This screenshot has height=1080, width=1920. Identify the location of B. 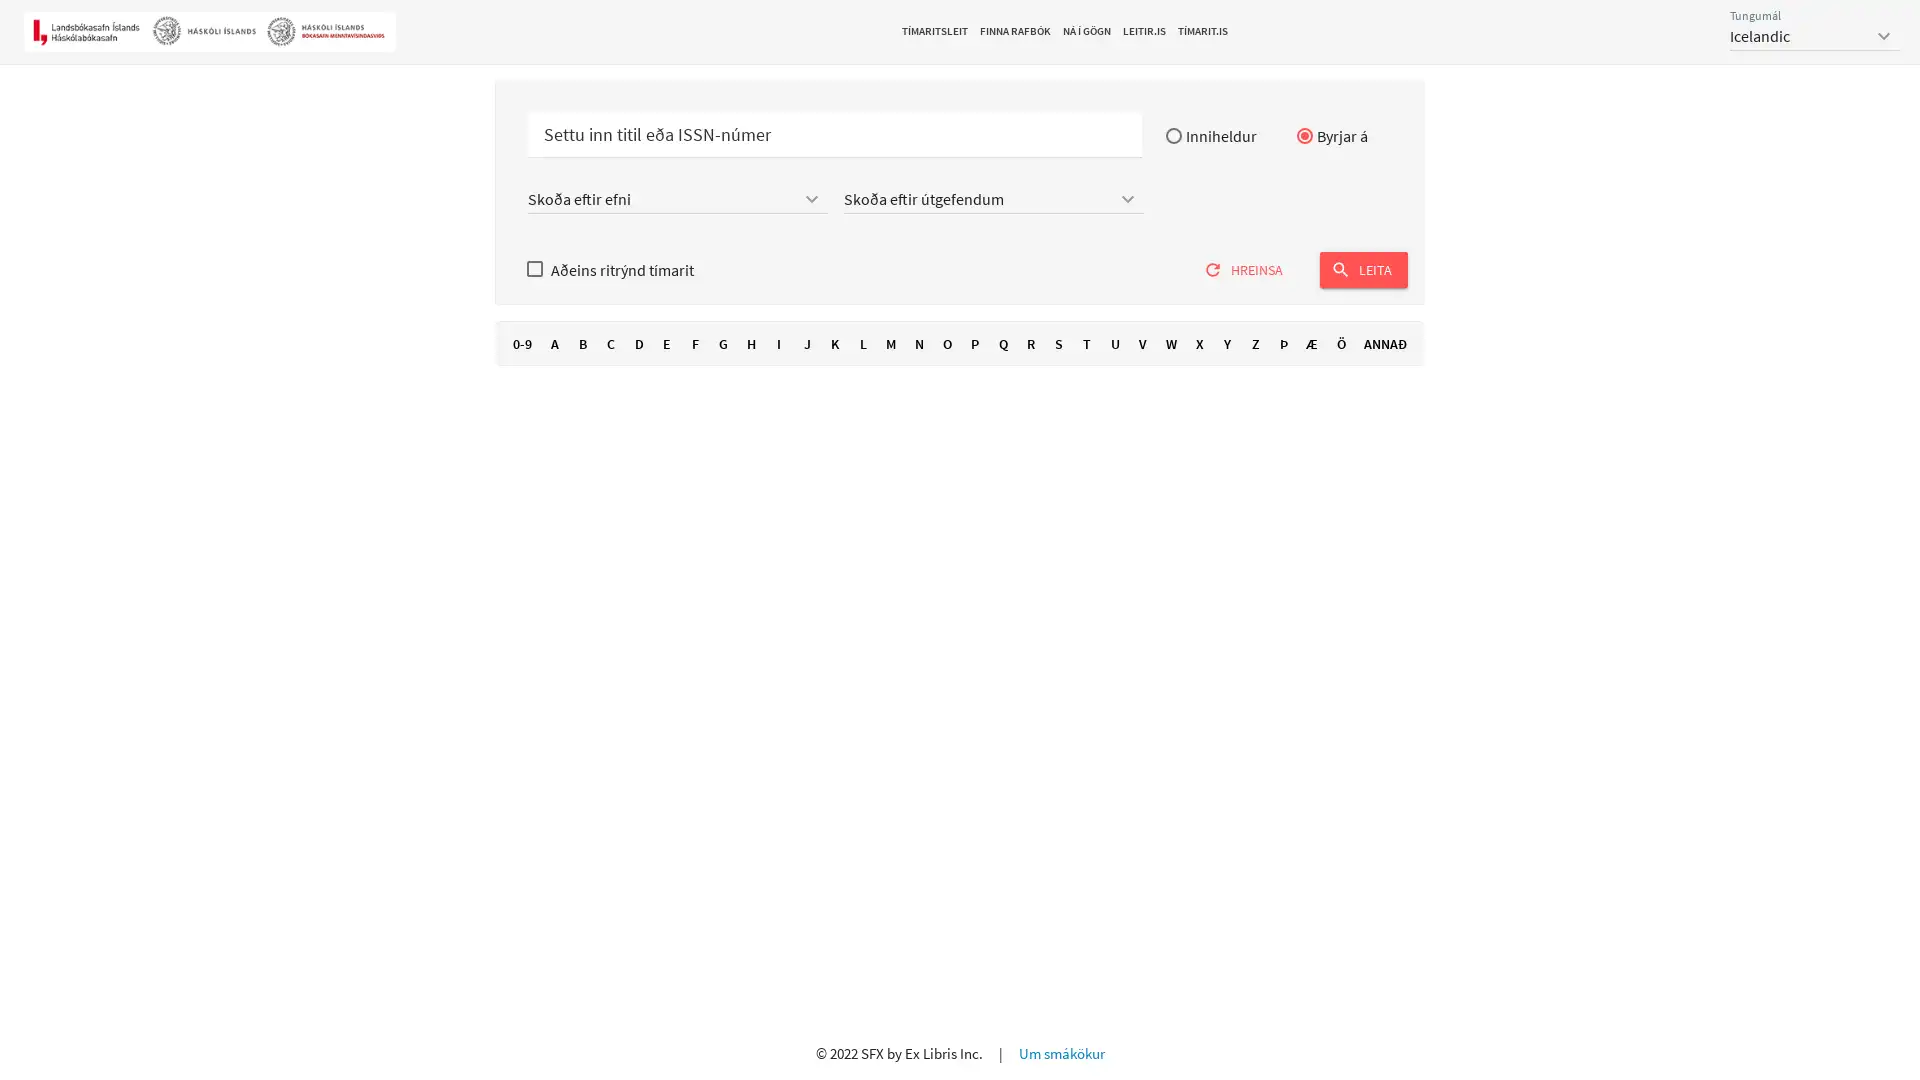
(581, 342).